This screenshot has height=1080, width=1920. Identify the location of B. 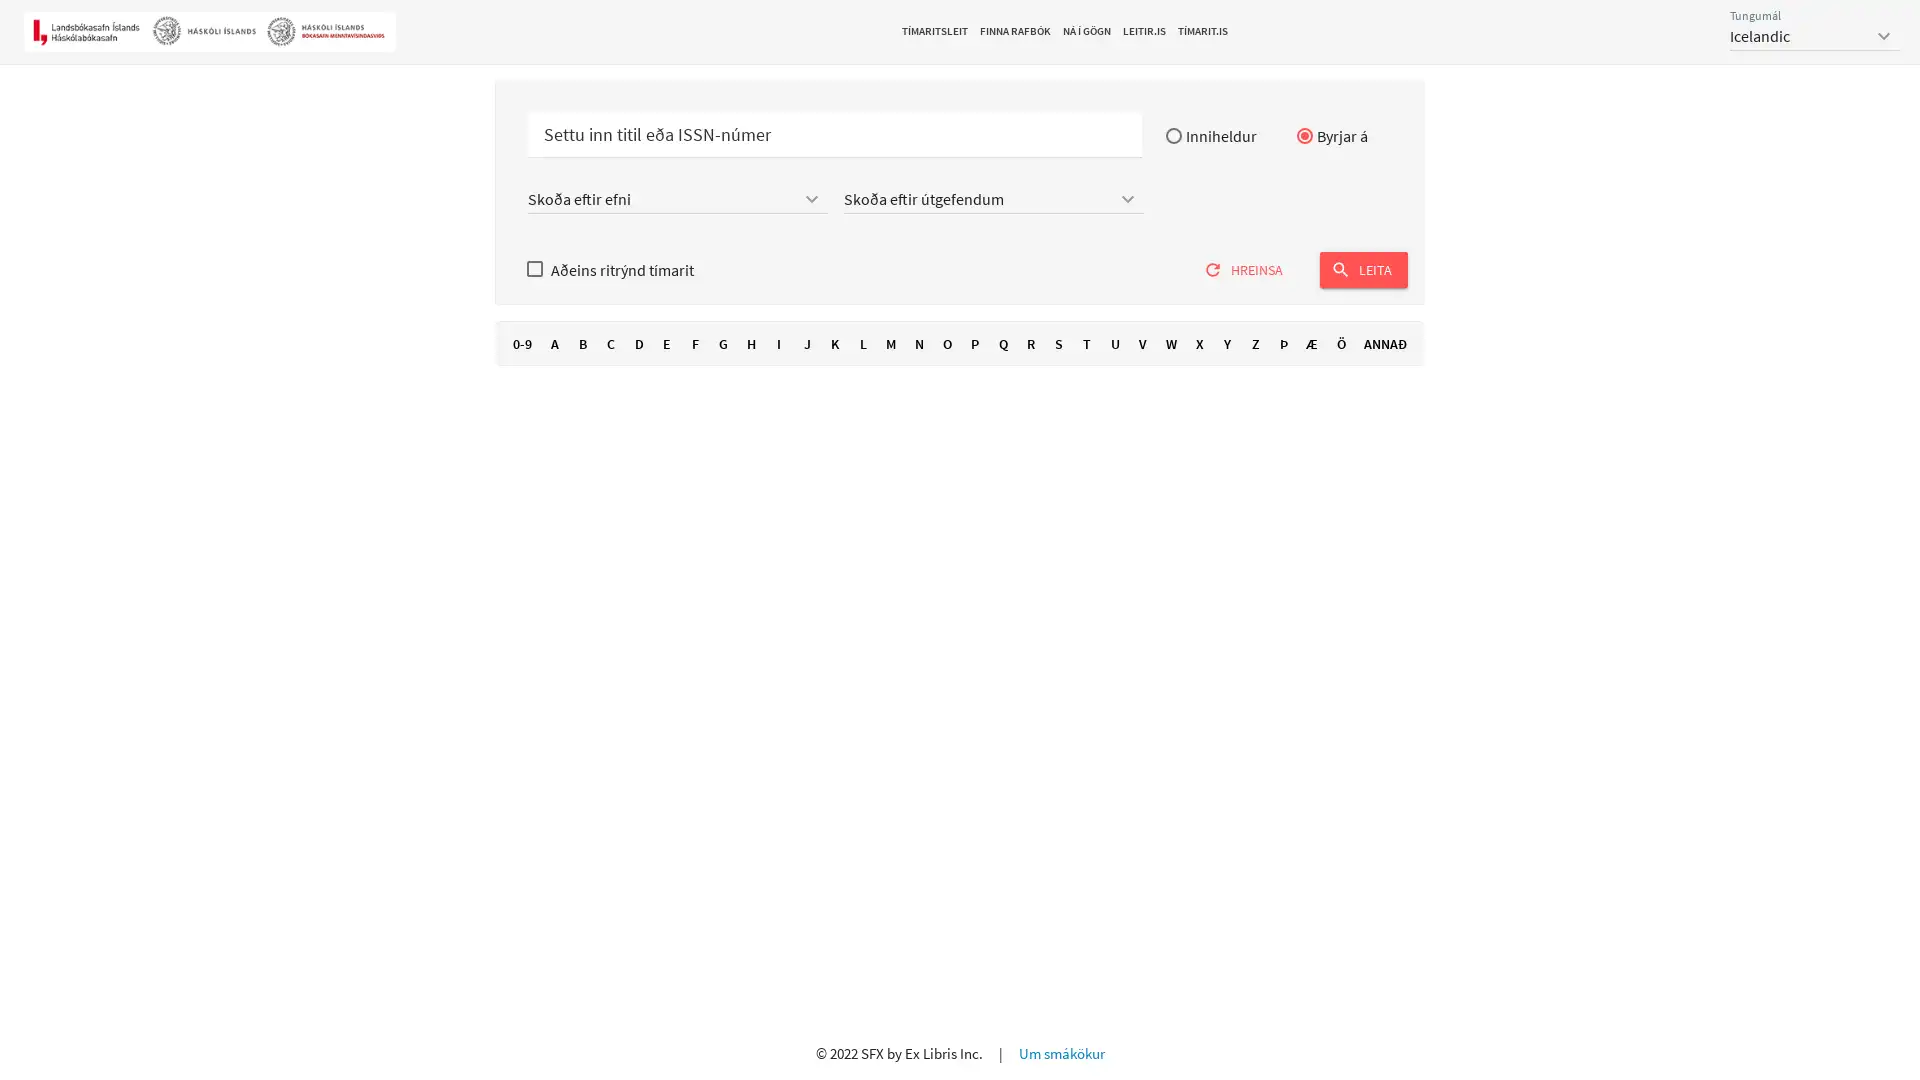
(581, 342).